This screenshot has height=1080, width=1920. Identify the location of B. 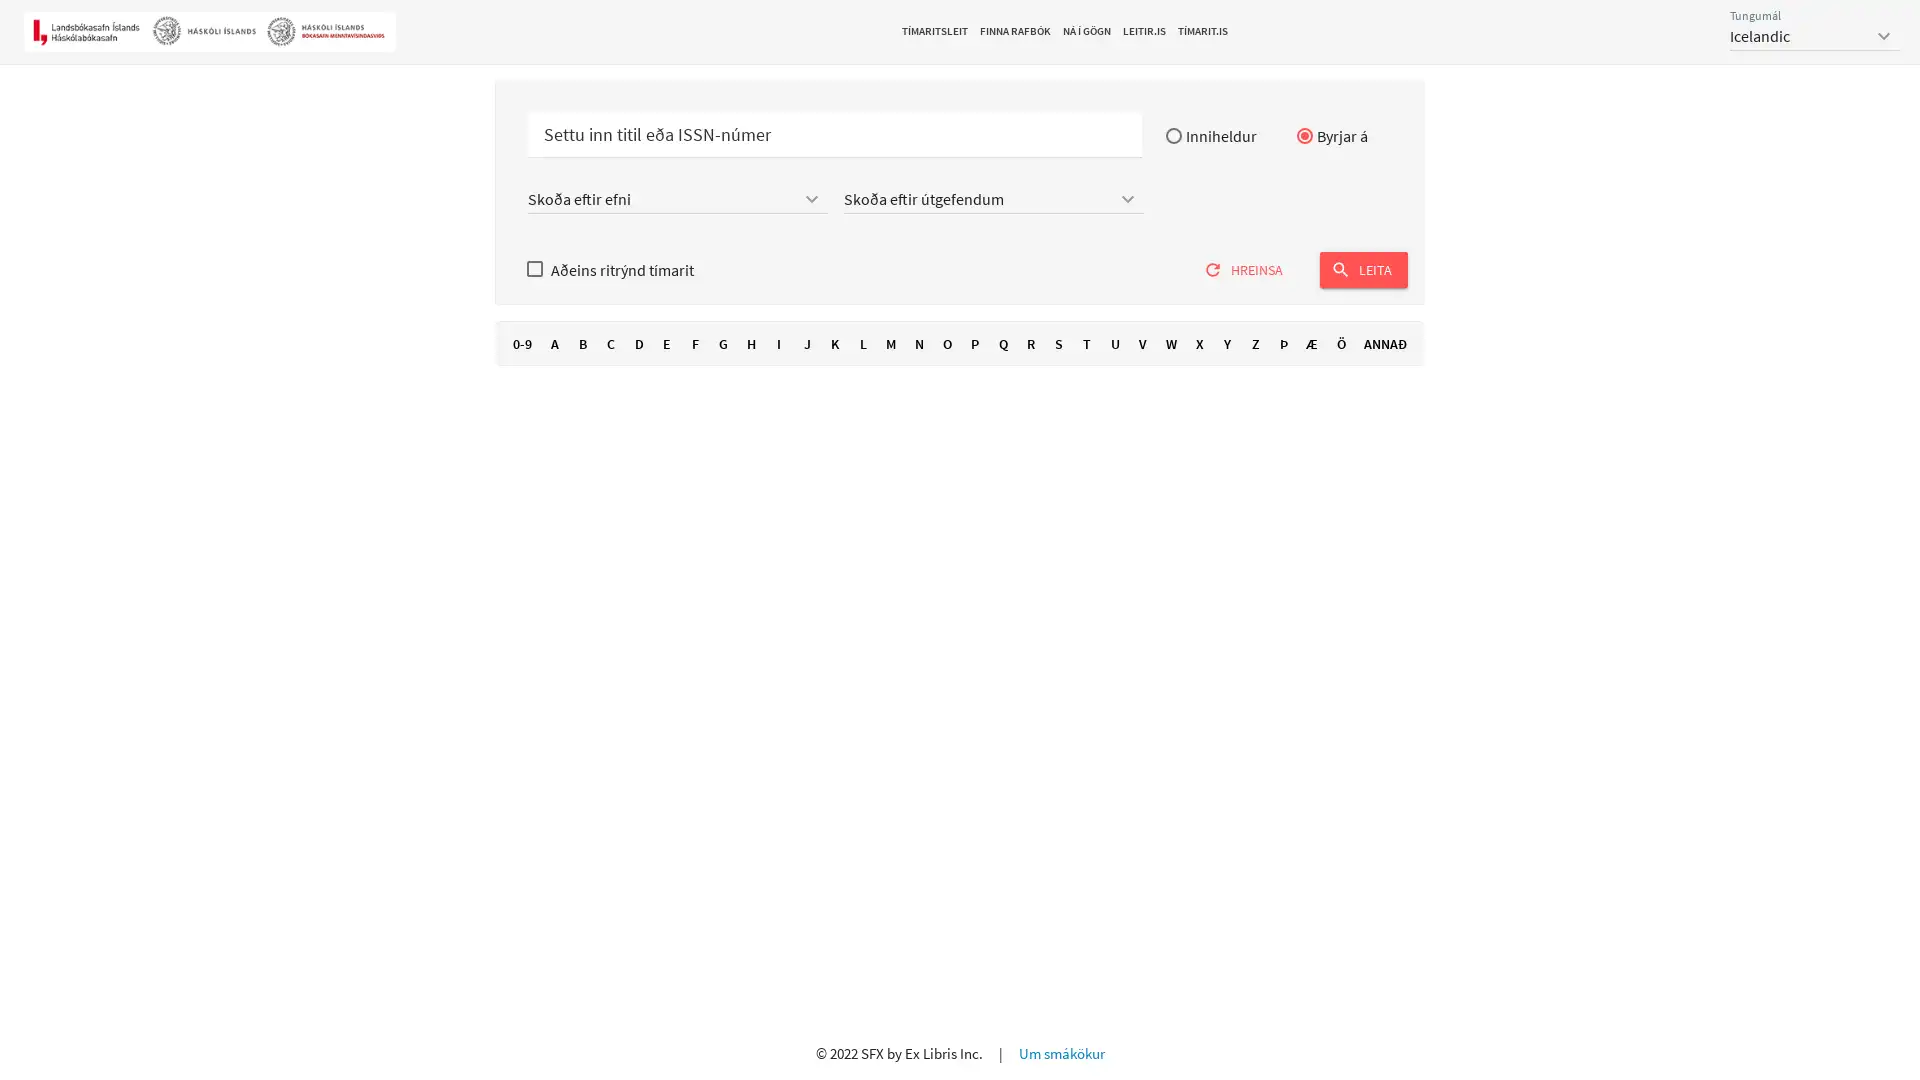
(581, 342).